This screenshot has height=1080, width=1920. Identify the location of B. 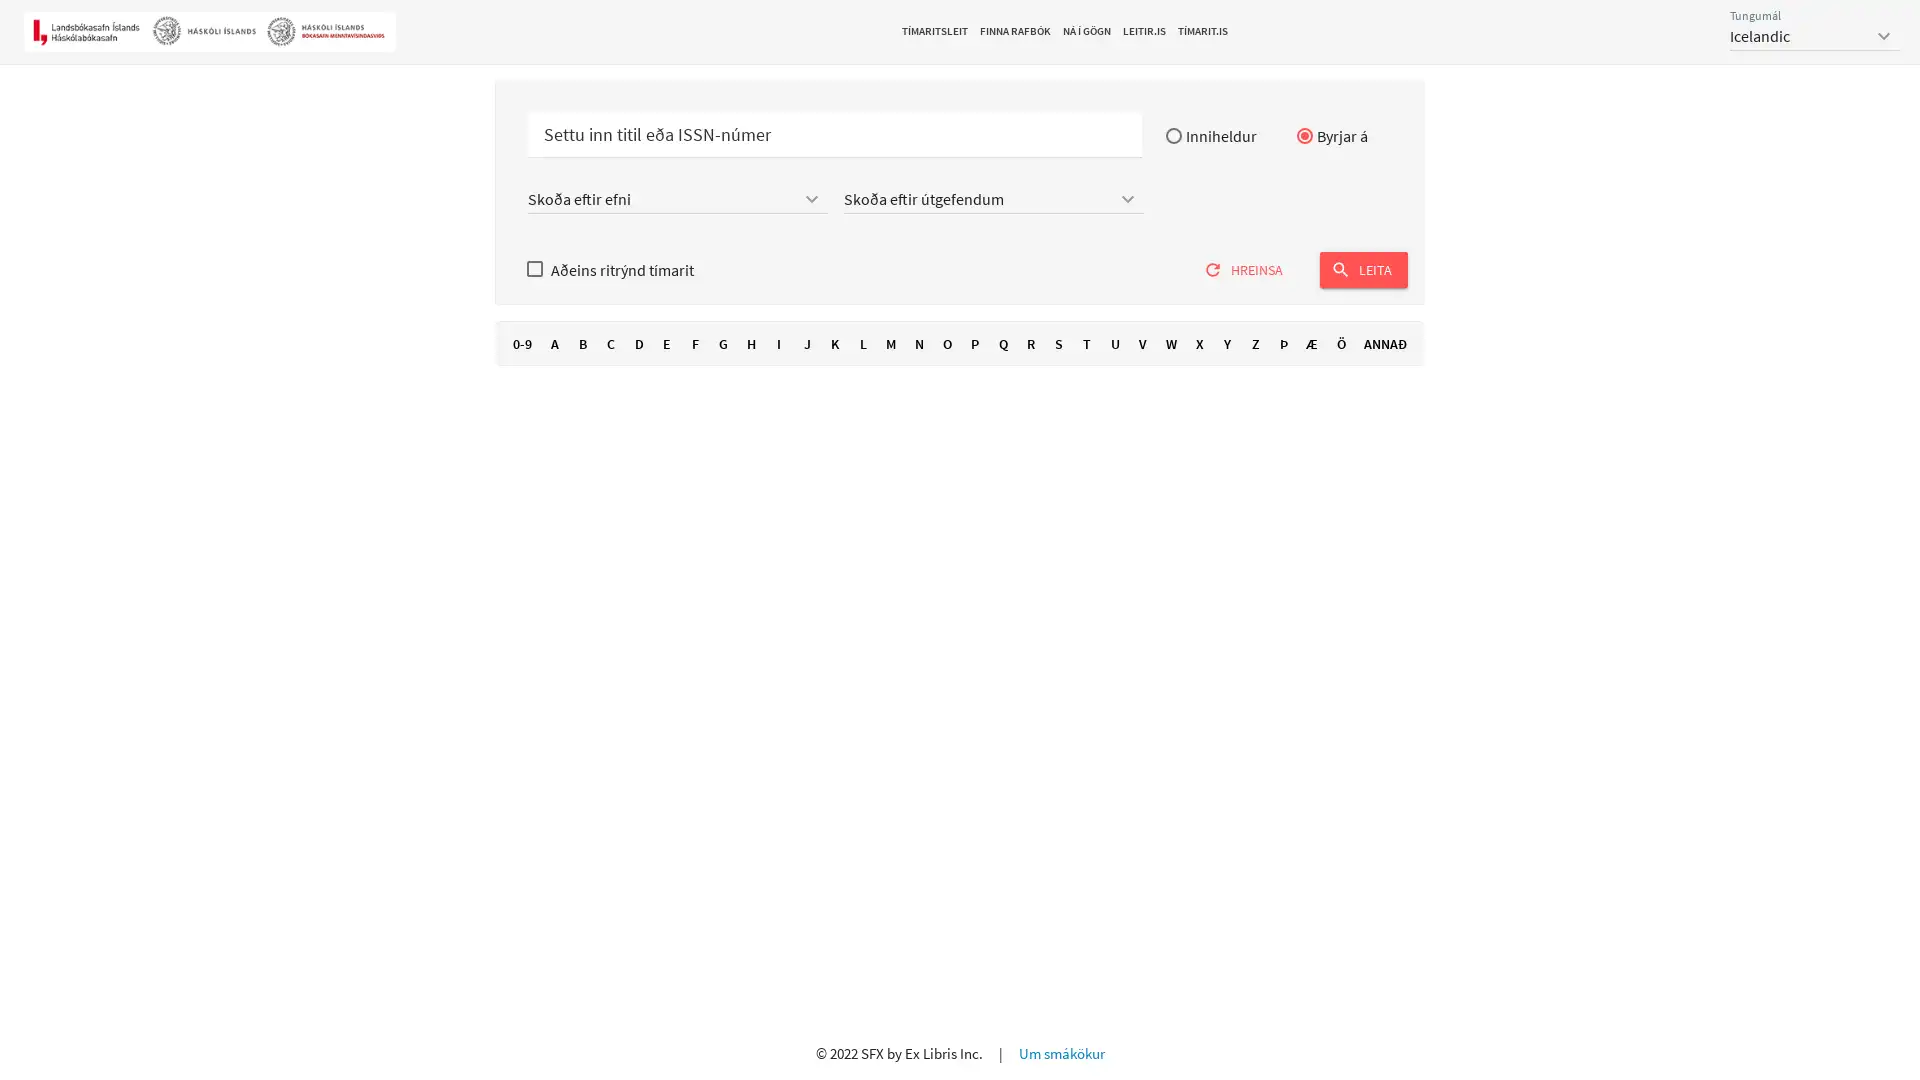
(581, 342).